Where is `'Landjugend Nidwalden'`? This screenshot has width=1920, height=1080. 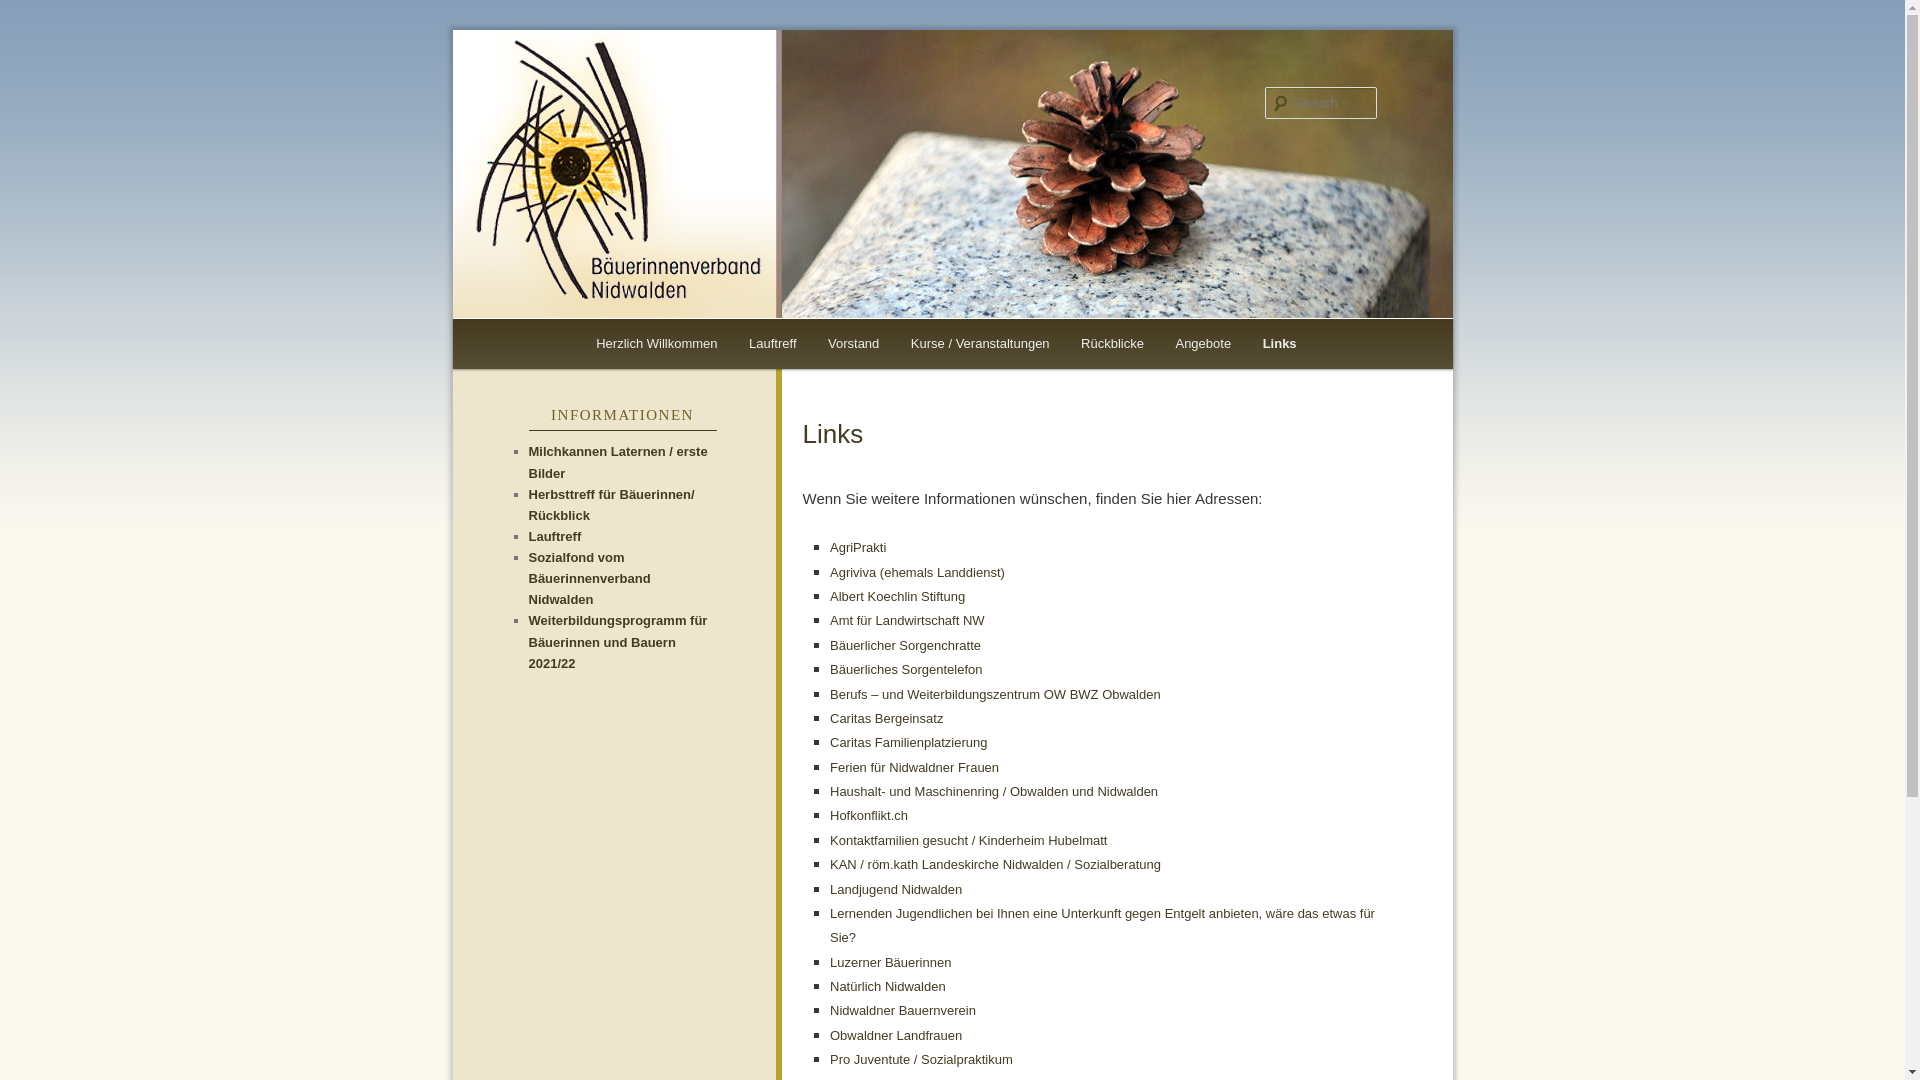
'Landjugend Nidwalden' is located at coordinates (895, 888).